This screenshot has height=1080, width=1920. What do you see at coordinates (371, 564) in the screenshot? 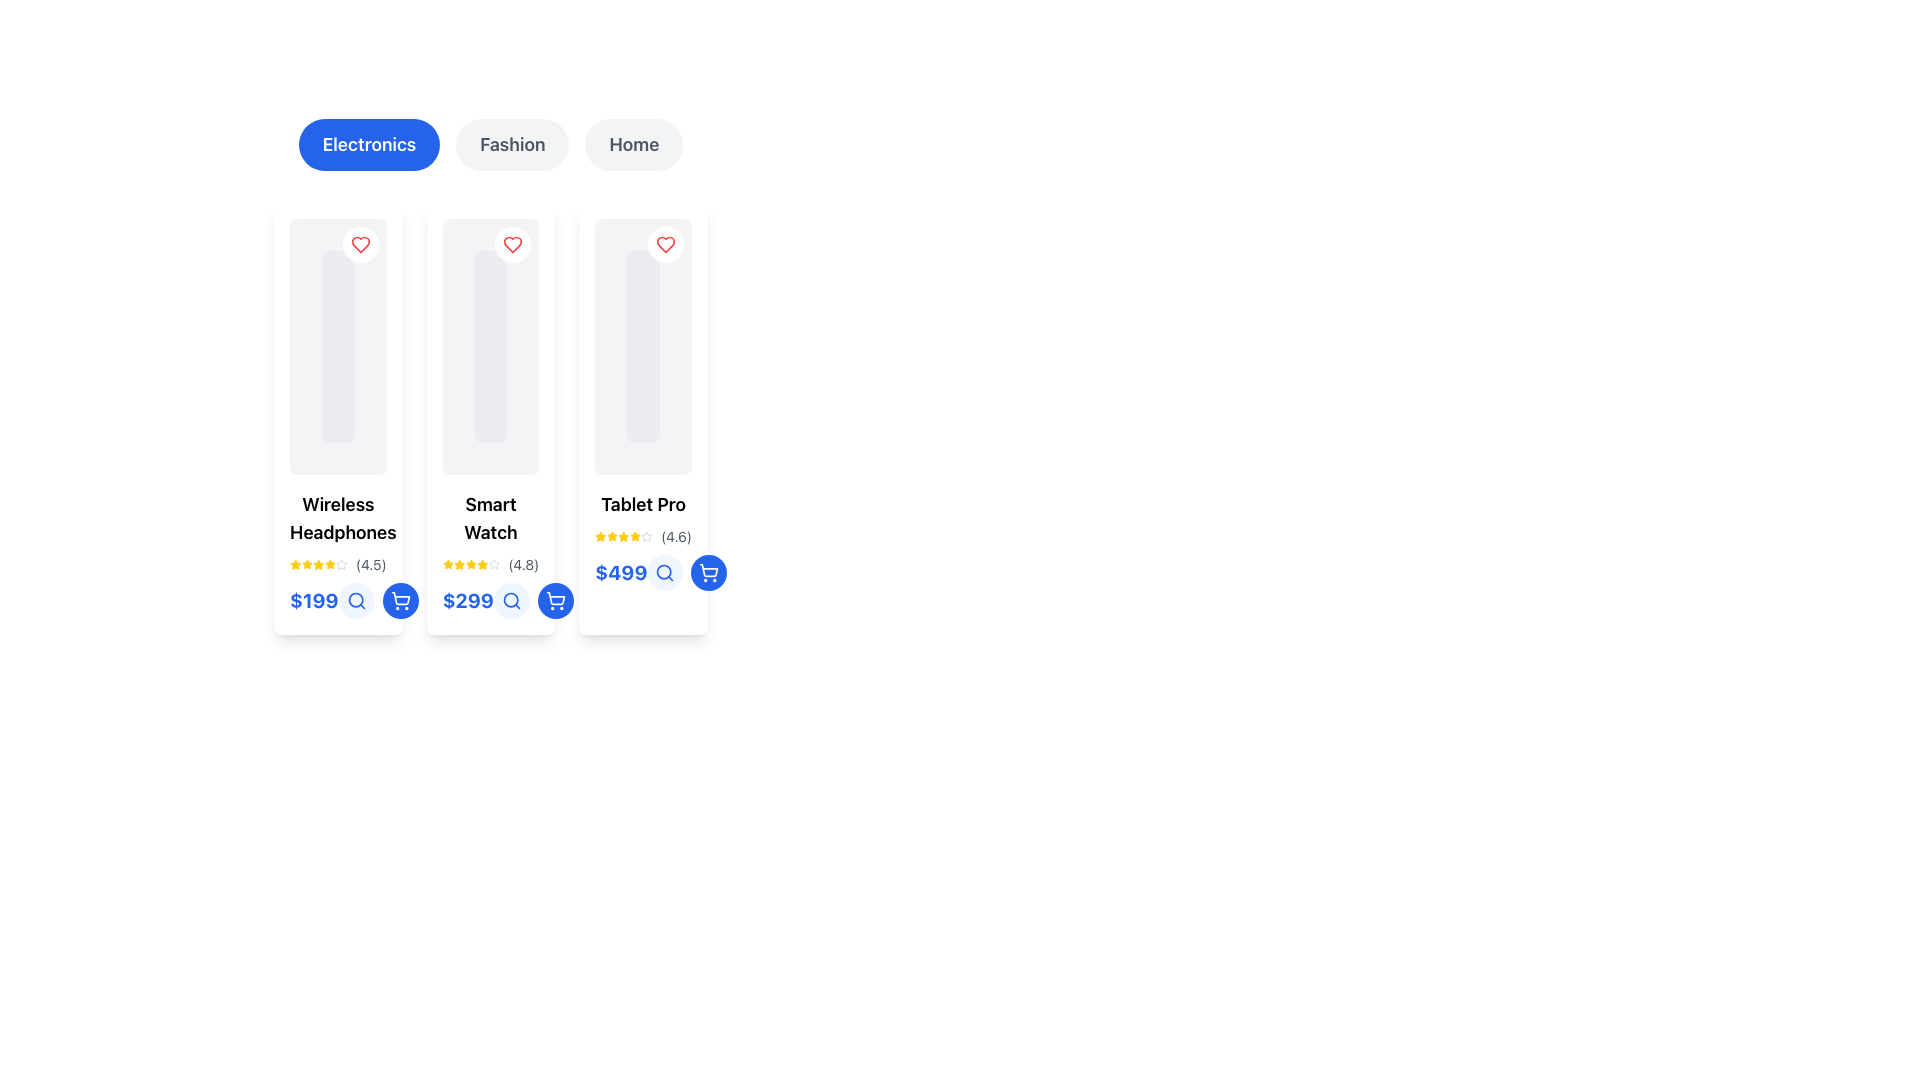
I see `rating value displayed as '(4.5)' in small gray text next to the yellow stars for the 'Wireless Headphones' product` at bounding box center [371, 564].